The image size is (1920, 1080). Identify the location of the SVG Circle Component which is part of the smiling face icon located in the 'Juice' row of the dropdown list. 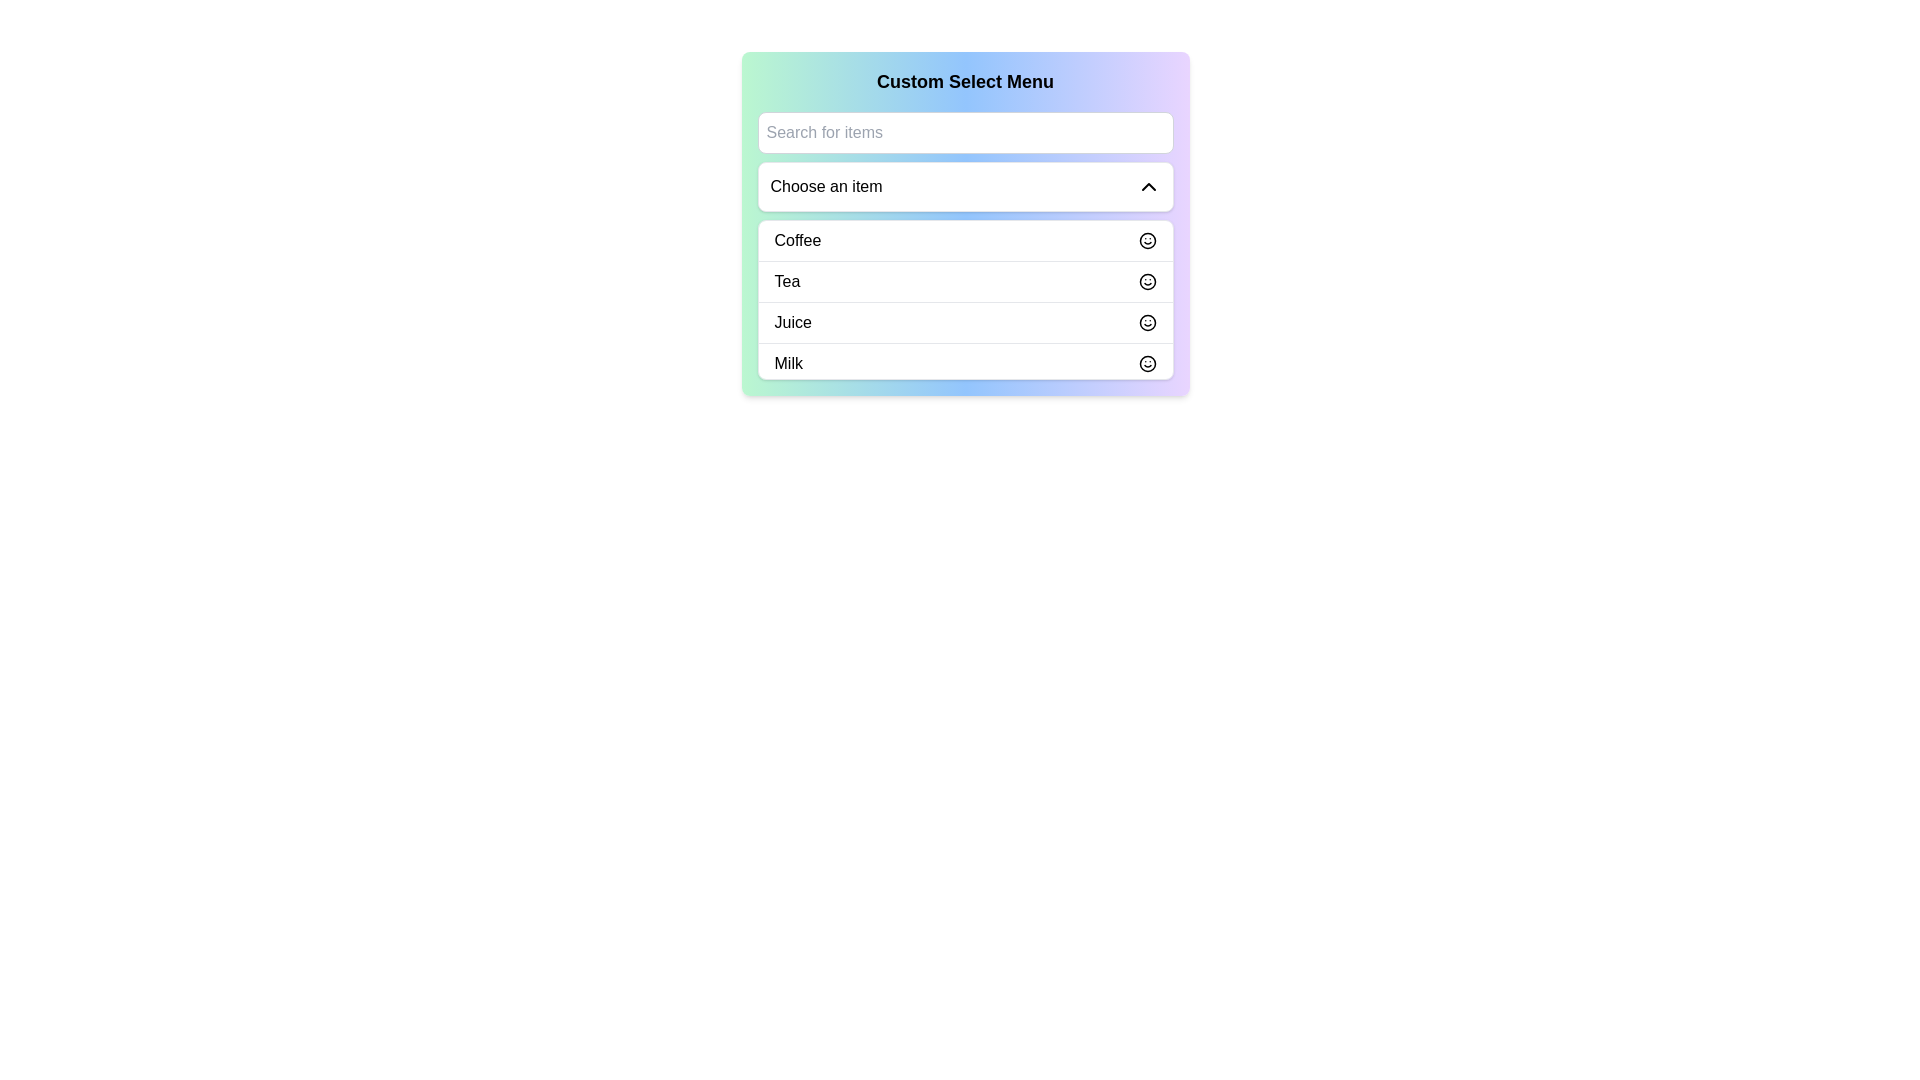
(1147, 322).